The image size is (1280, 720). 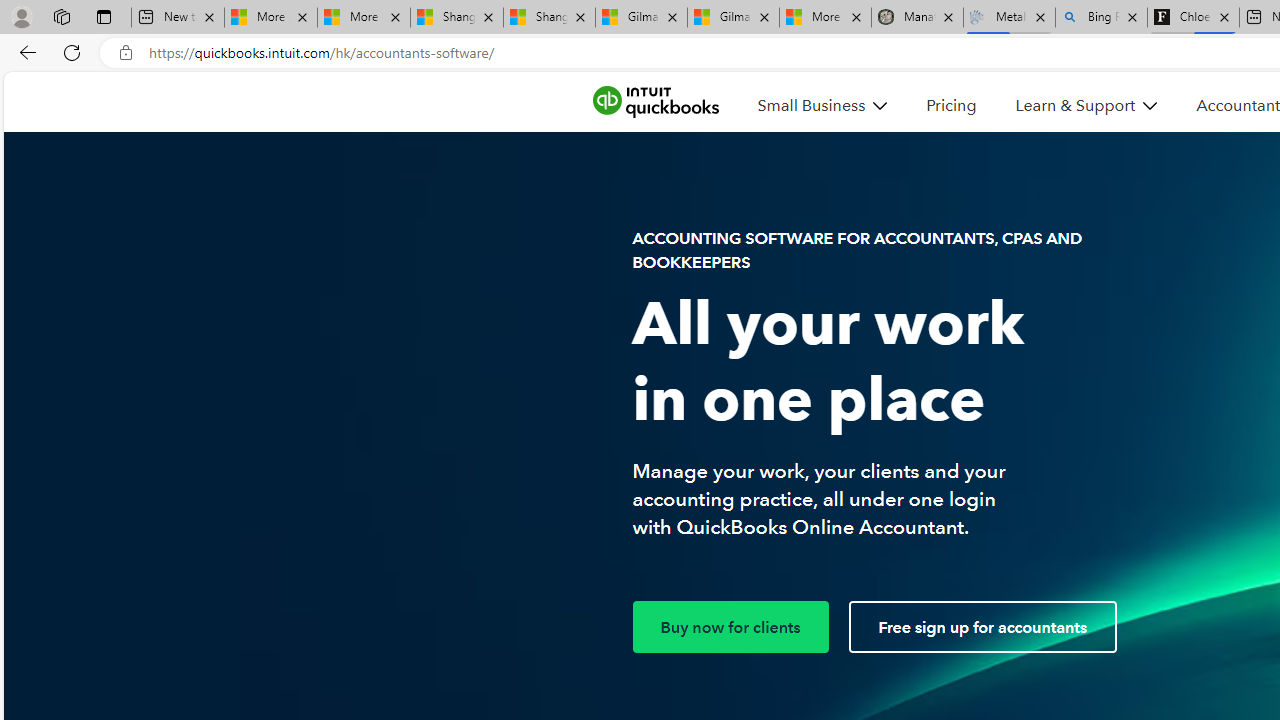 I want to click on 'Free sign up for accountants', so click(x=982, y=626).